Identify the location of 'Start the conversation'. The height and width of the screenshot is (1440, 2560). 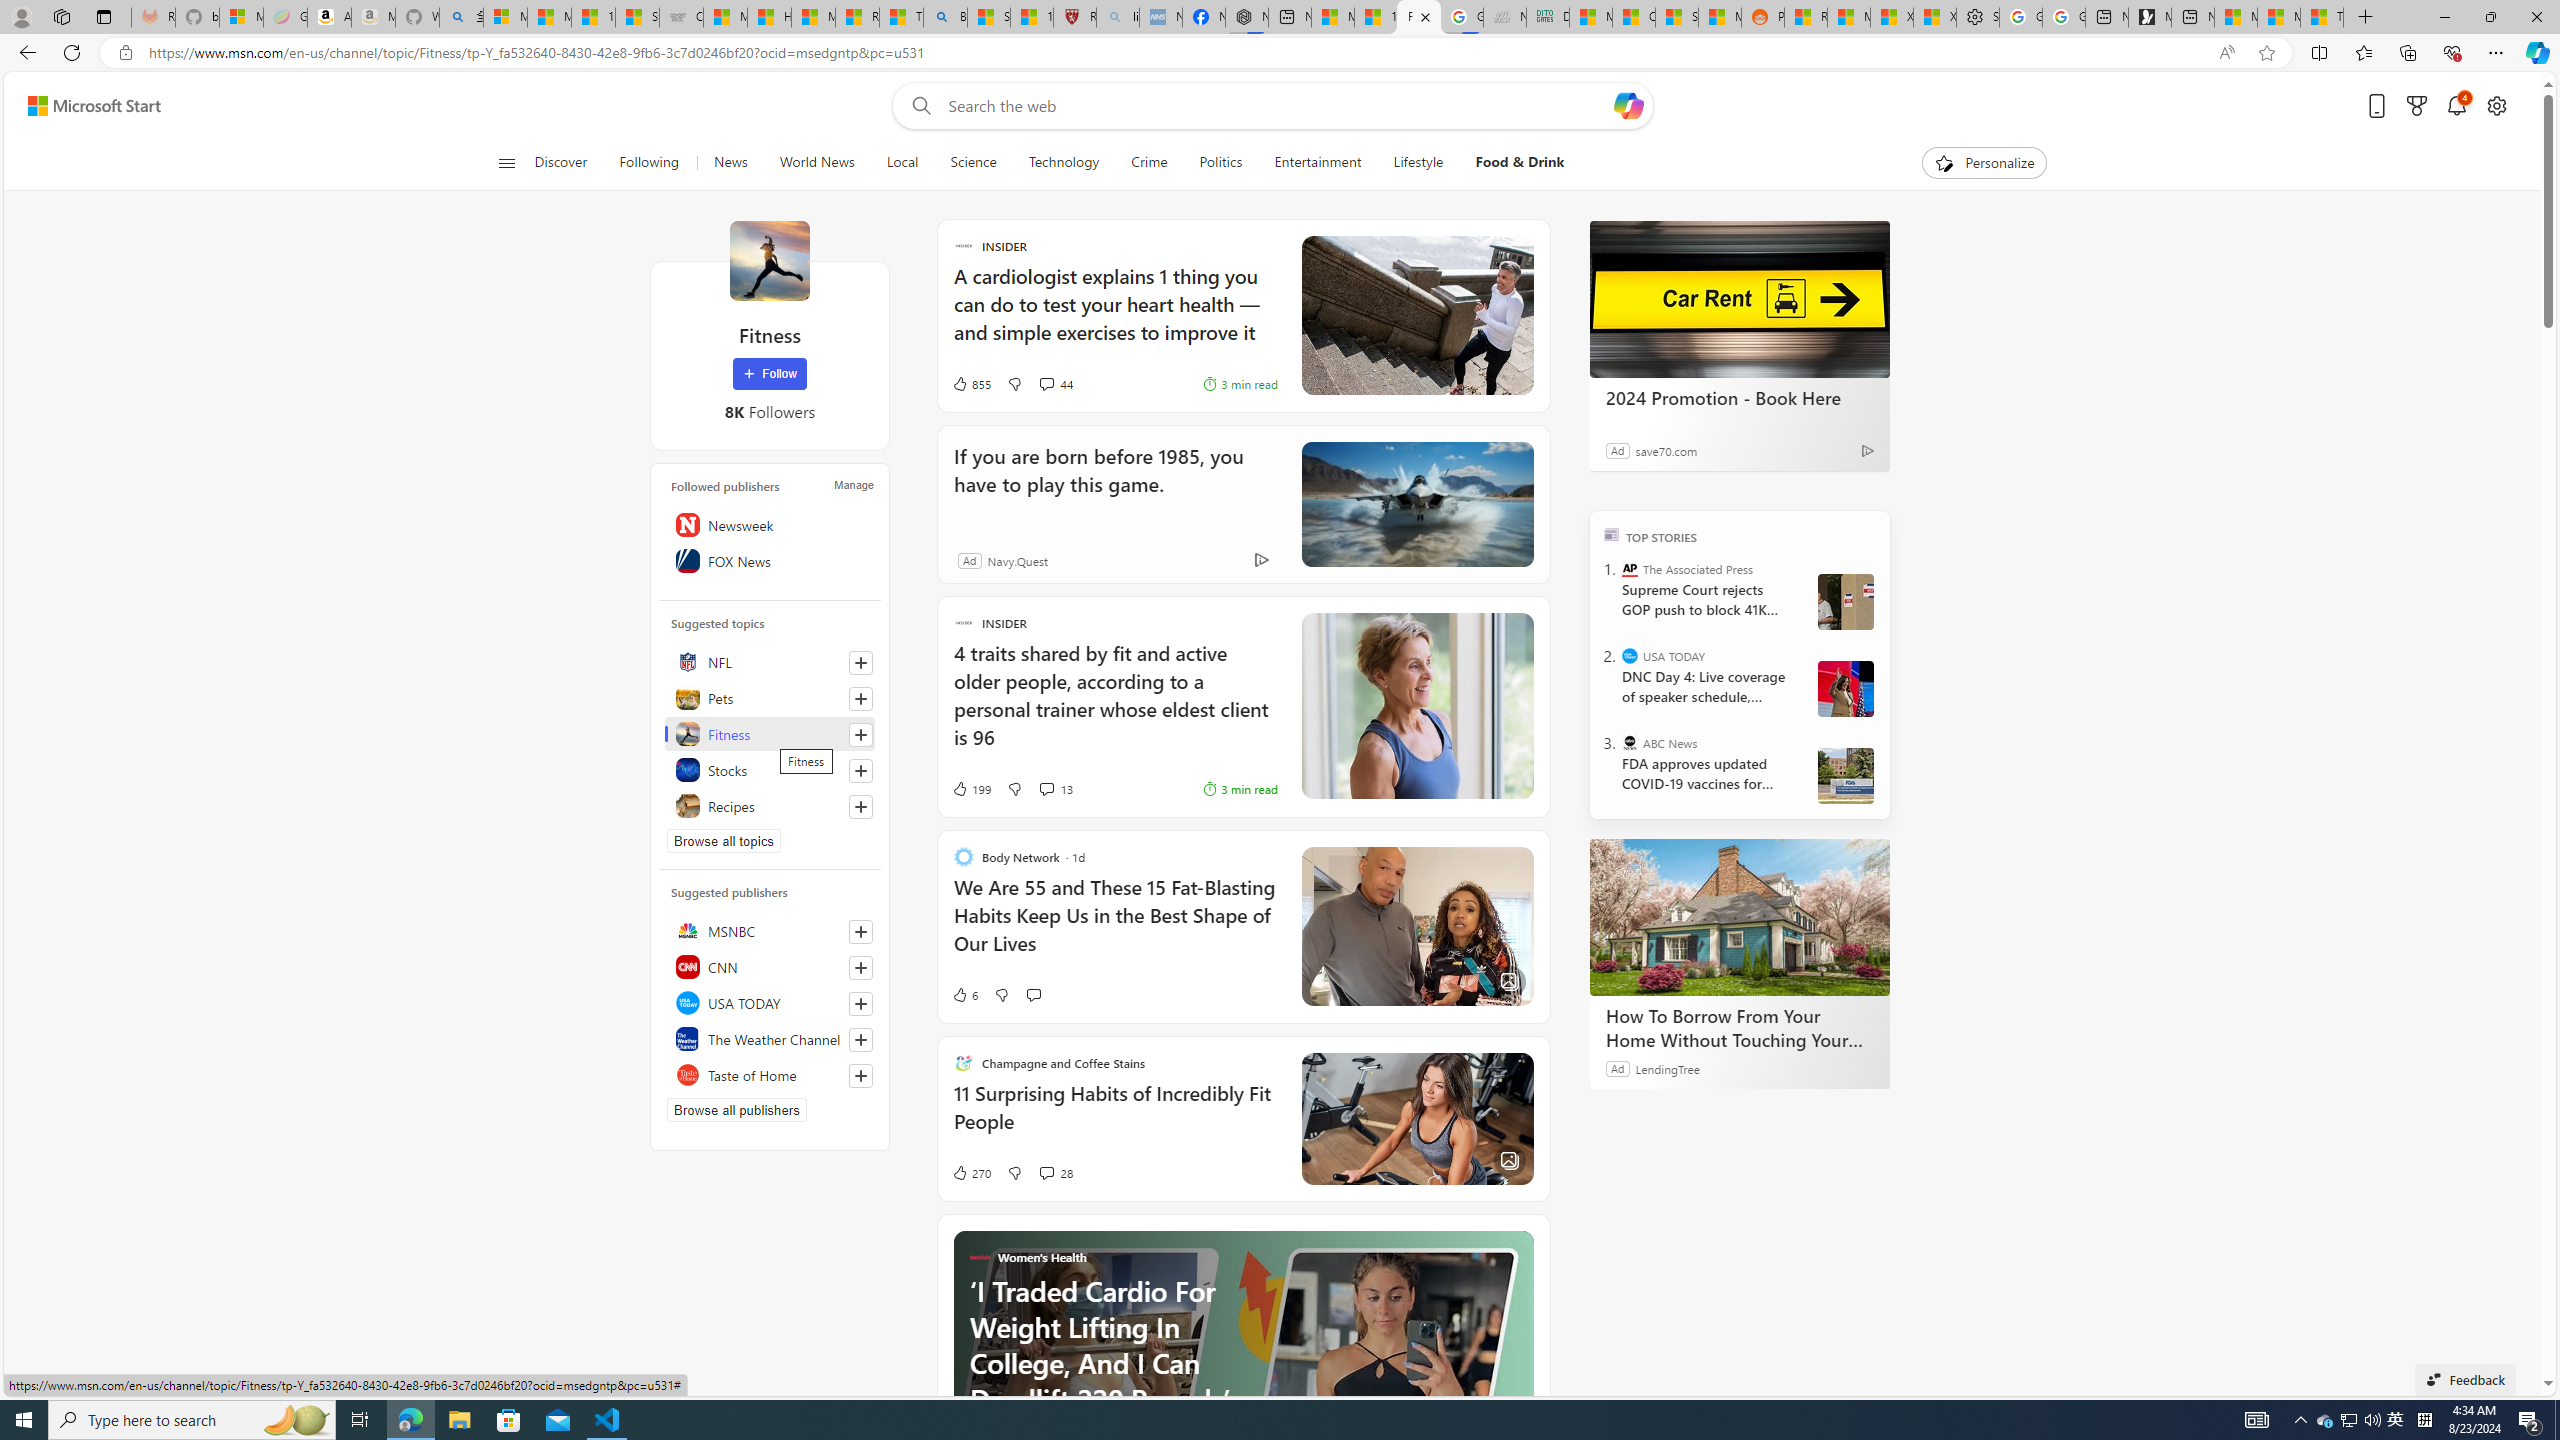
(1031, 995).